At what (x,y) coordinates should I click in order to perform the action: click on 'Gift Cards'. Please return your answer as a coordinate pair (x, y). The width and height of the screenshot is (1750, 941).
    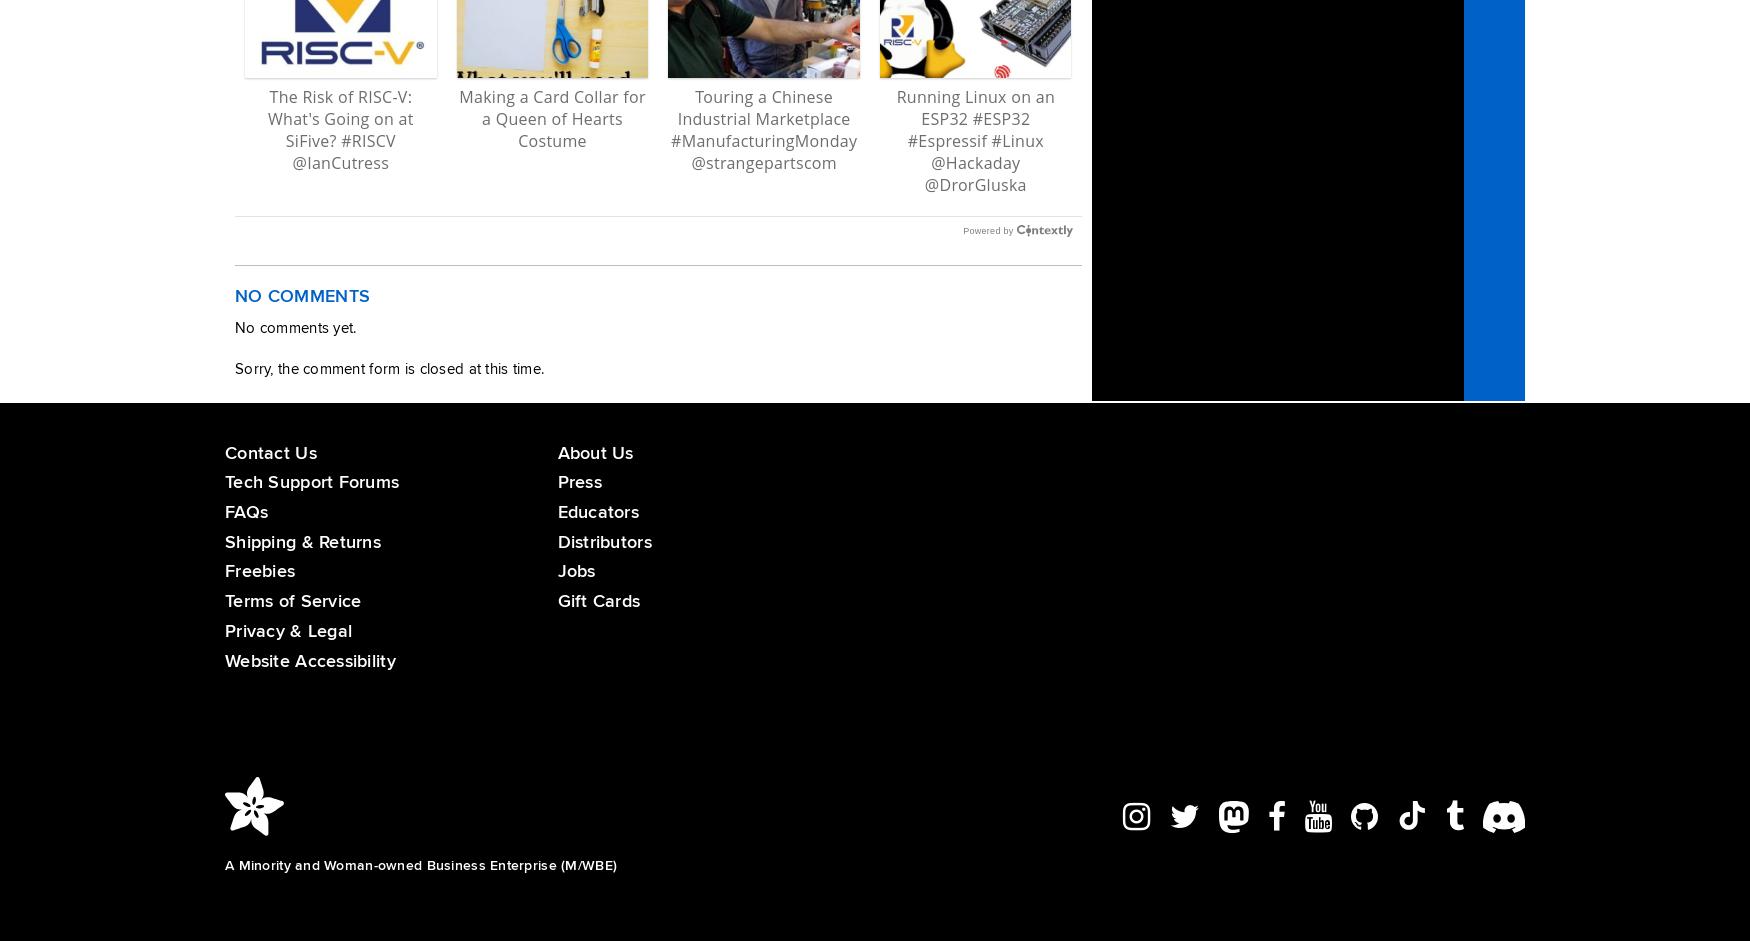
    Looking at the image, I should click on (598, 601).